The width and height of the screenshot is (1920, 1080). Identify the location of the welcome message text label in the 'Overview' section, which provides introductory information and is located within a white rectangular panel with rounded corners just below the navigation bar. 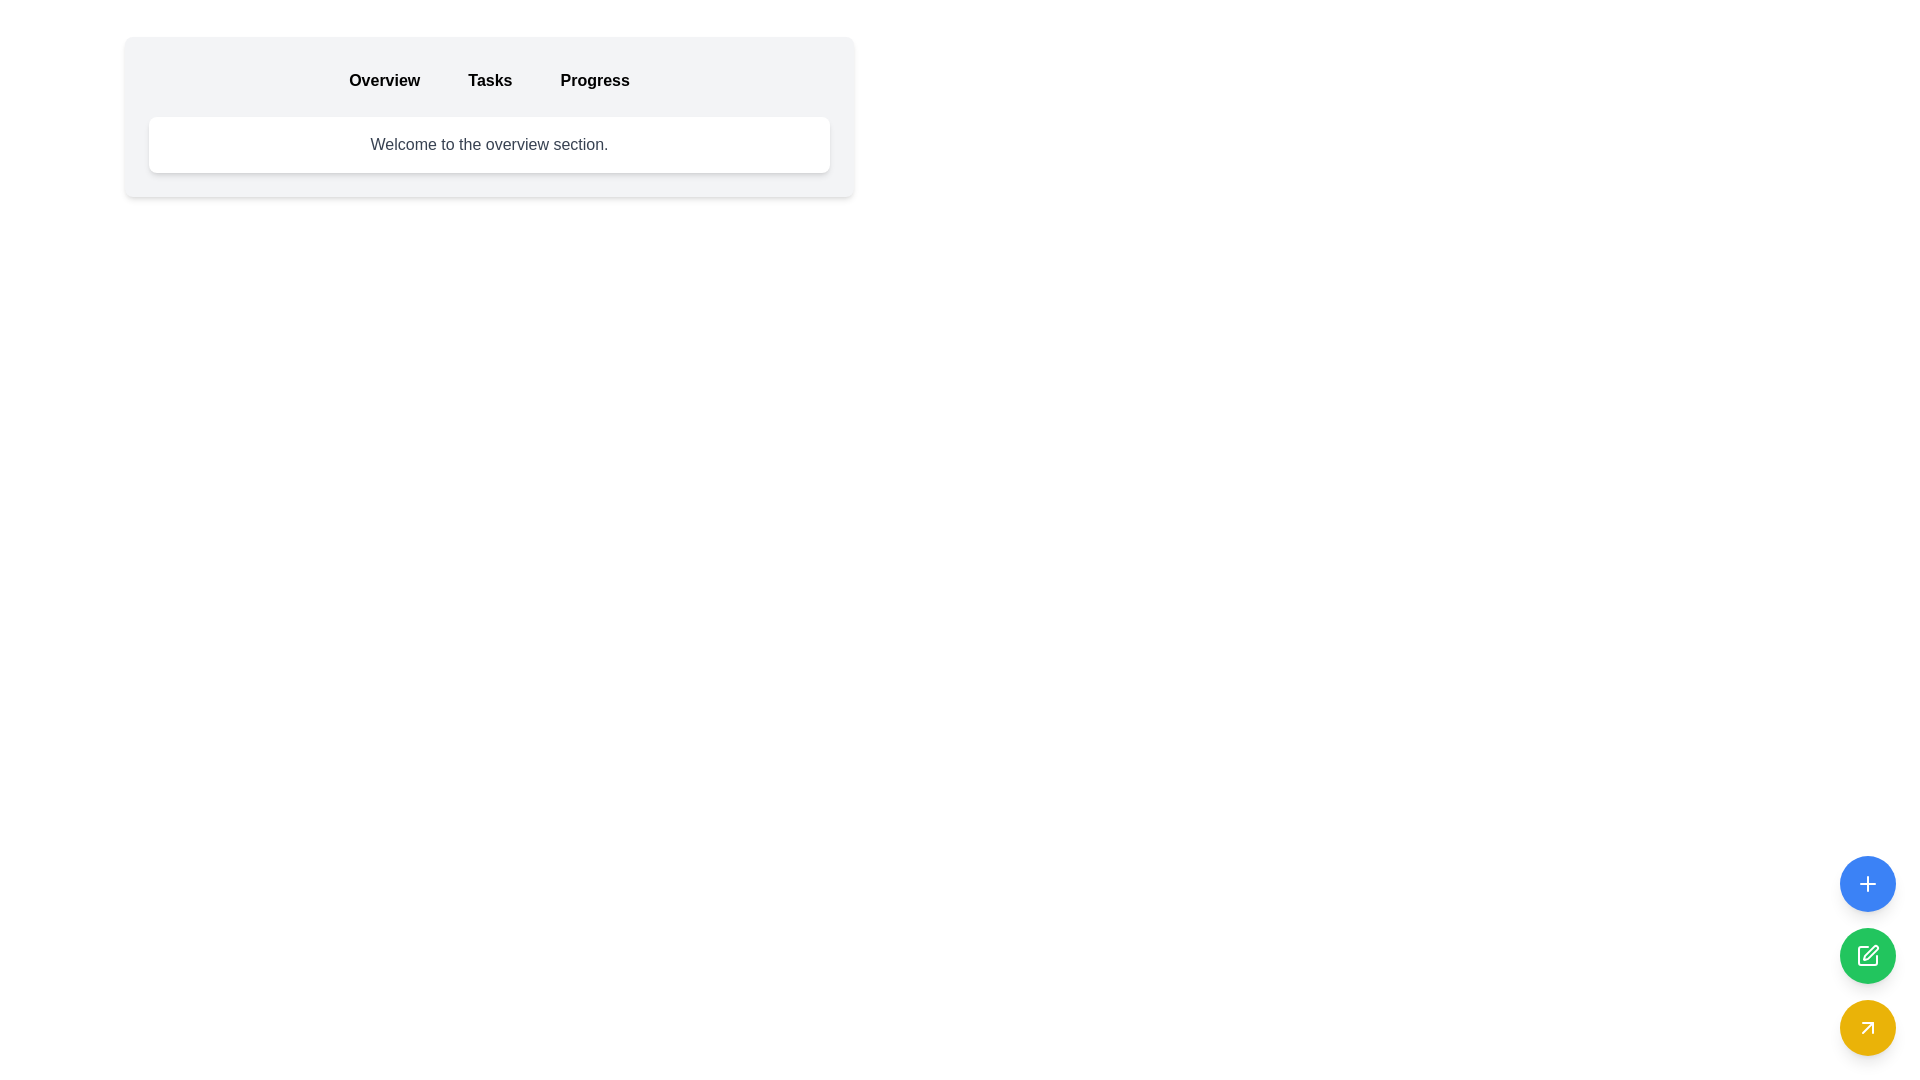
(489, 144).